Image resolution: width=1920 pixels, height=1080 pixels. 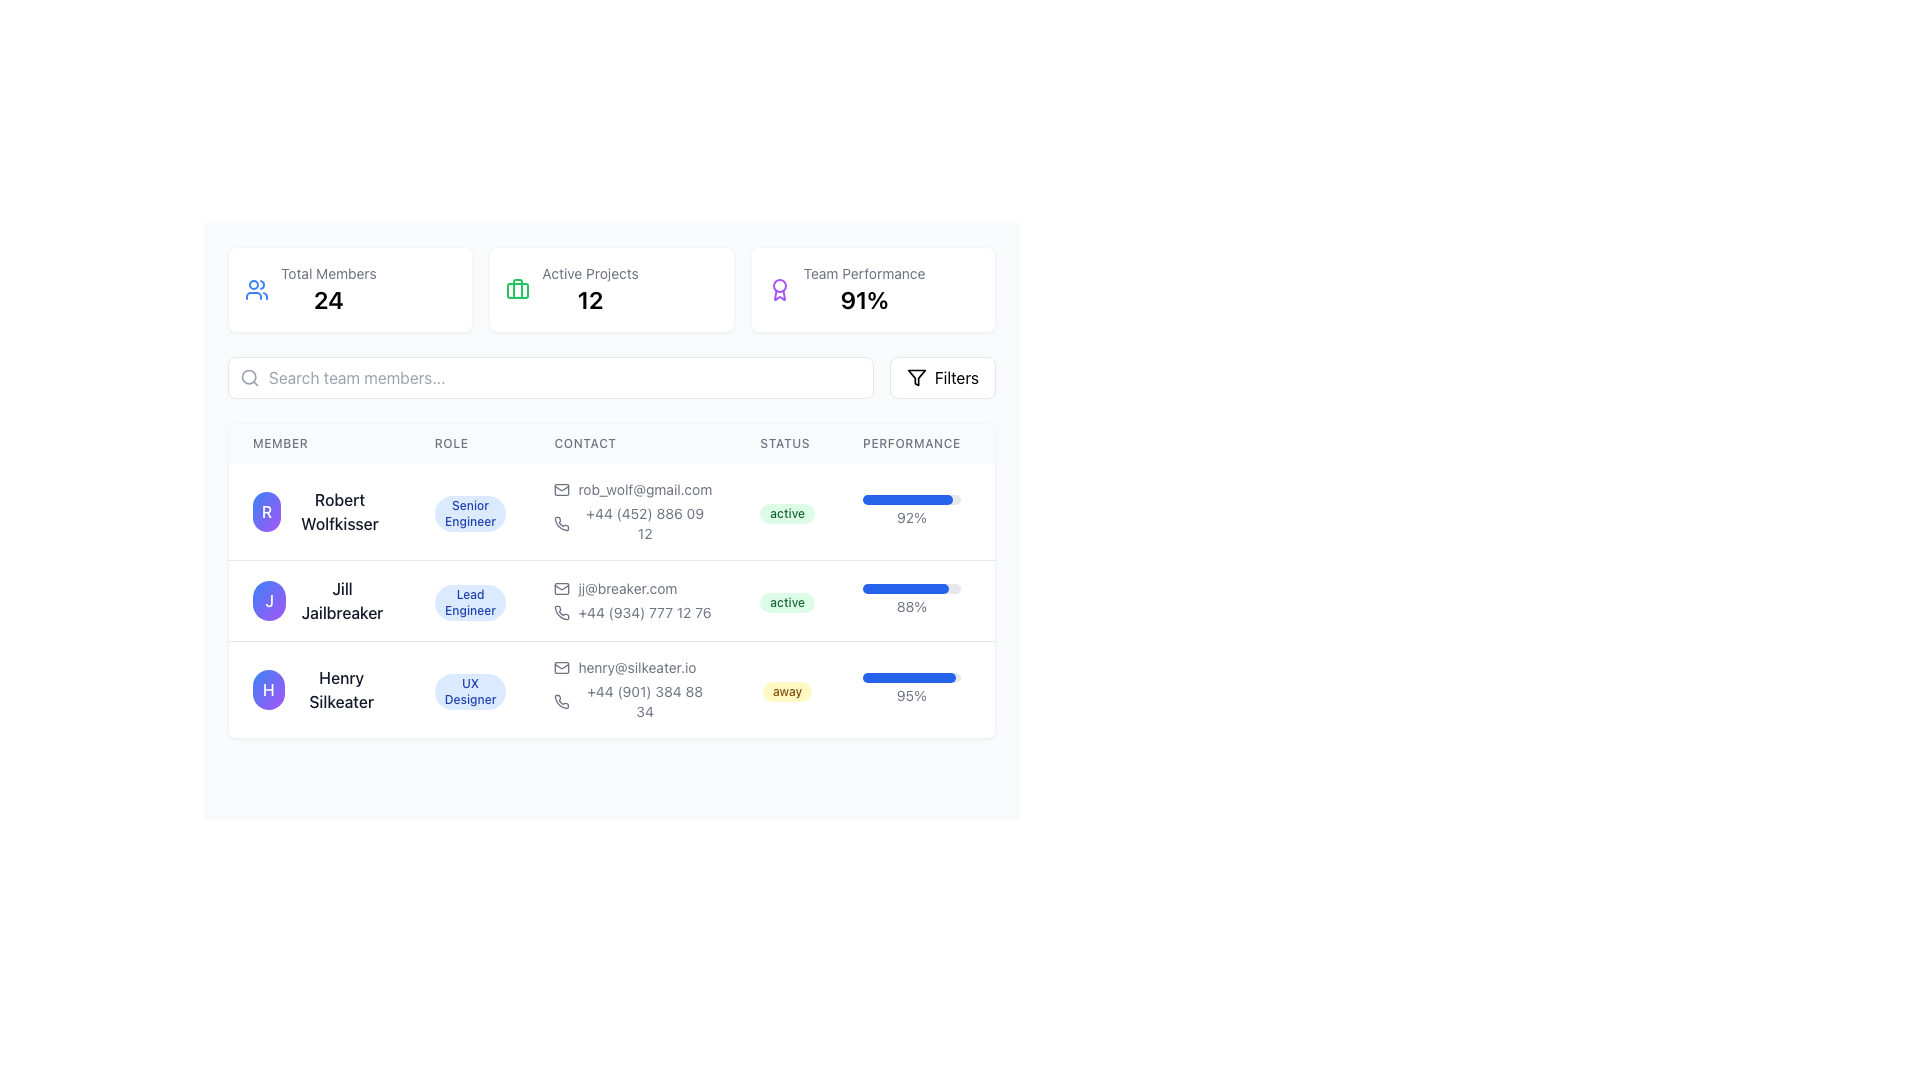 What do you see at coordinates (632, 489) in the screenshot?
I see `the text displaying an email address, which is styled in a small, gray font and accompanied by an email icon` at bounding box center [632, 489].